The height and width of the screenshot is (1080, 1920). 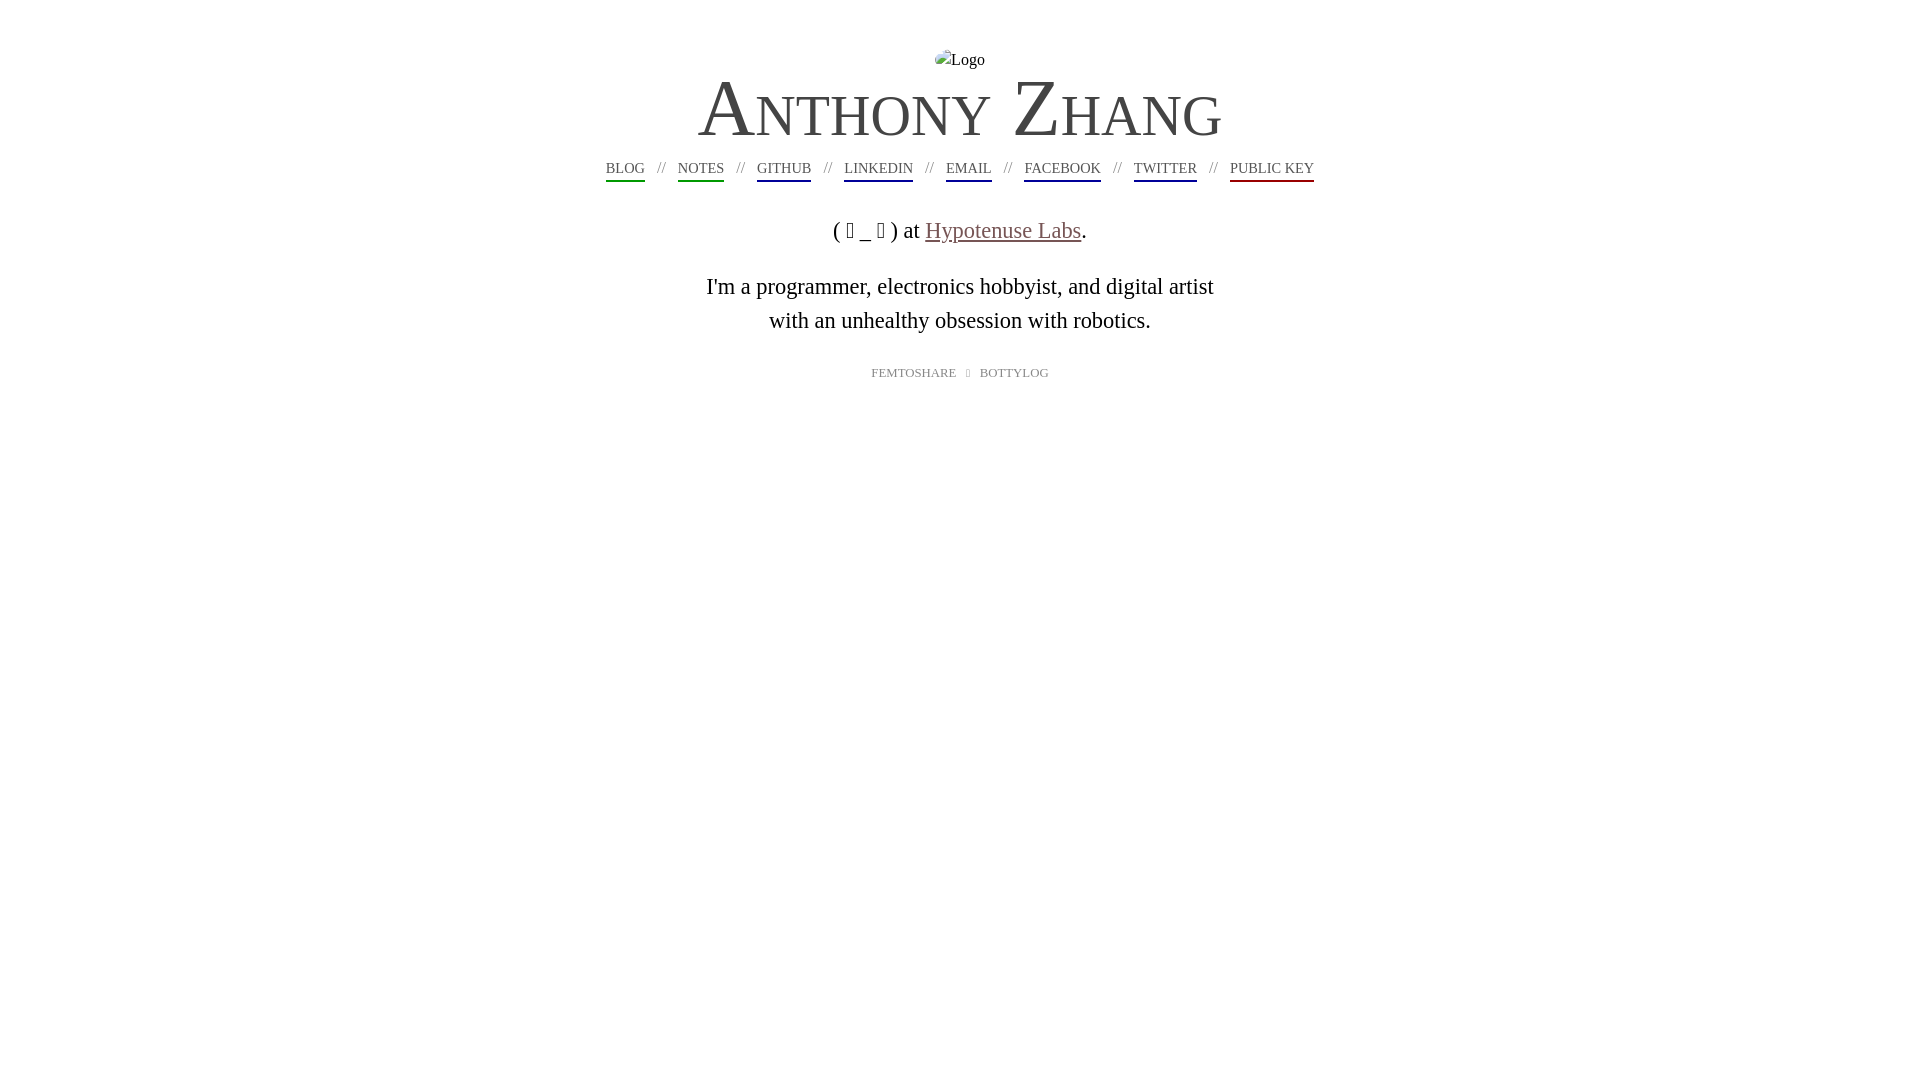 I want to click on 'BOTTYLOG', so click(x=979, y=373).